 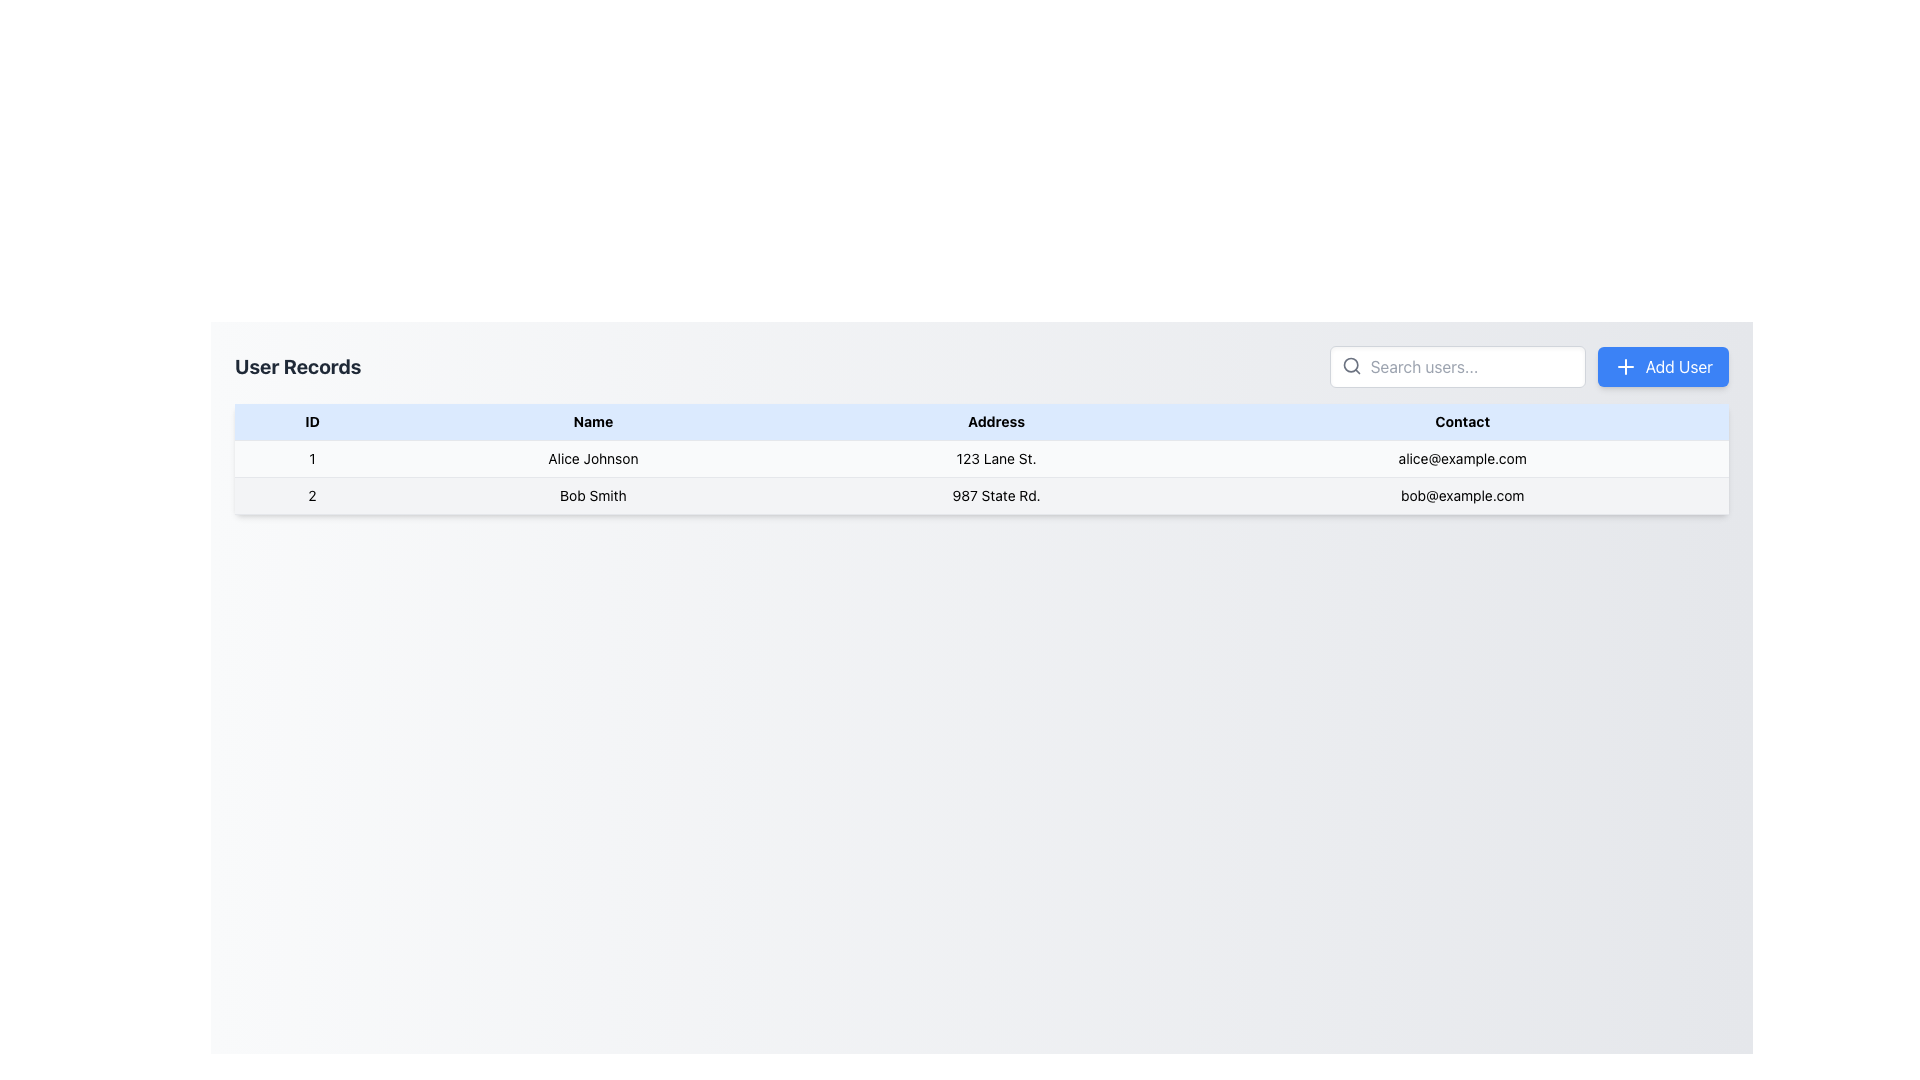 What do you see at coordinates (311, 459) in the screenshot?
I see `the table cell displaying the numeral '1' located under the 'ID' column` at bounding box center [311, 459].